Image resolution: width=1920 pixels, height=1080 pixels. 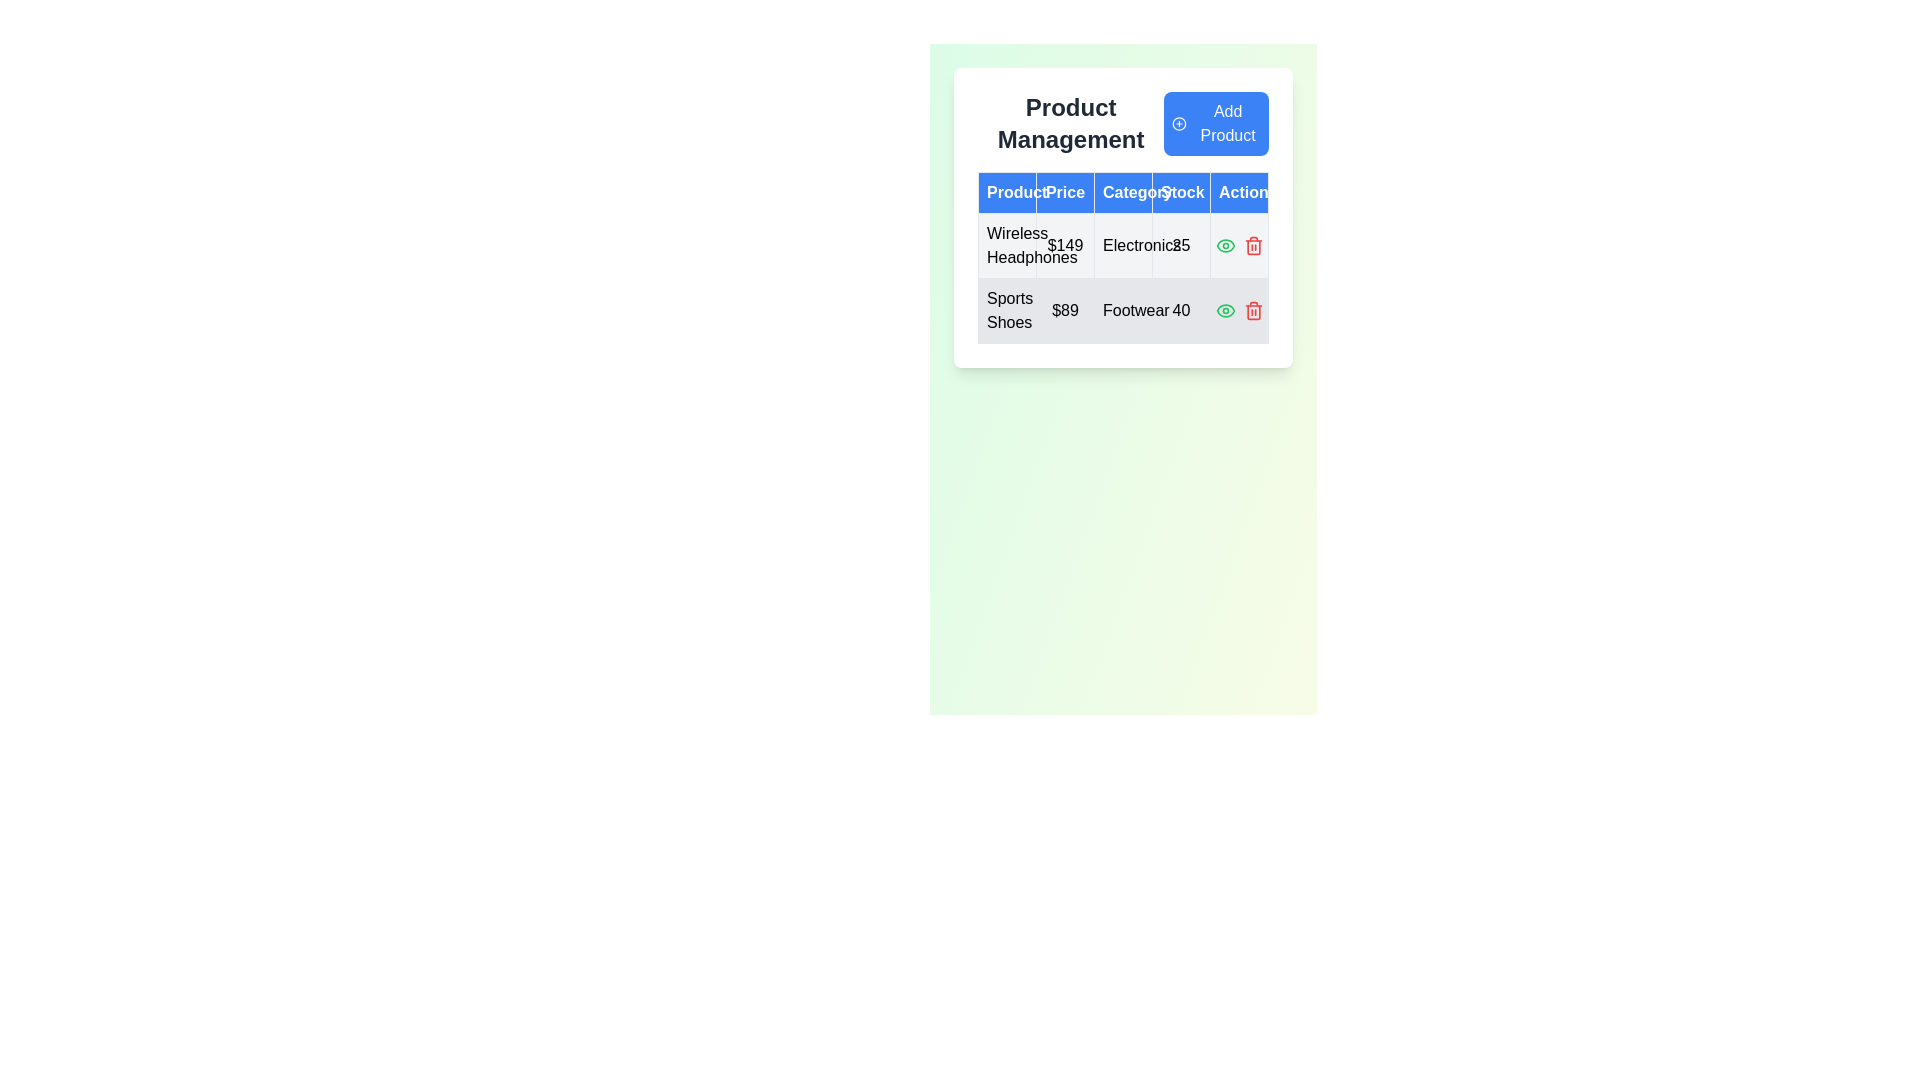 I want to click on the Text label displaying '40' under the 'Stock' column in the row labeled 'Sports Shoes', so click(x=1181, y=311).